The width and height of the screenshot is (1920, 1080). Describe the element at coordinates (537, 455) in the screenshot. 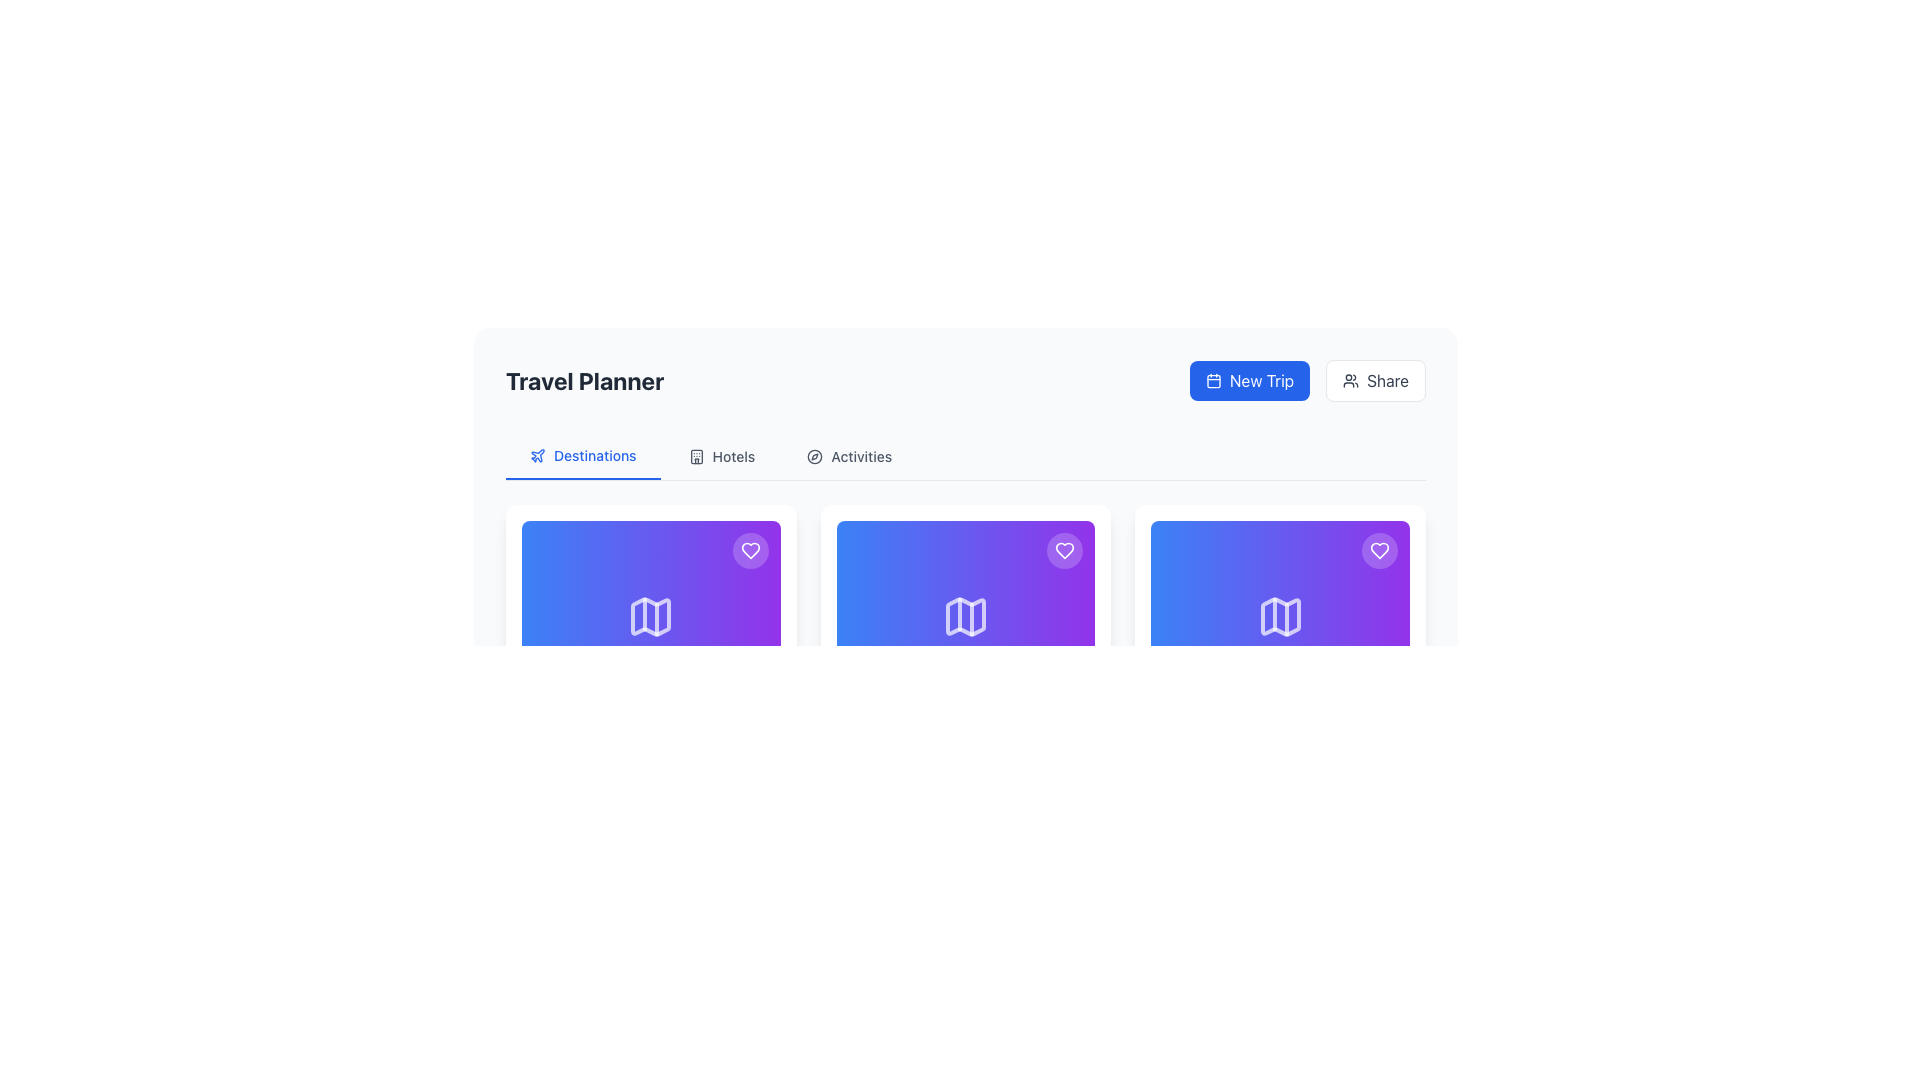

I see `the 'Destinations' navigation tab icon, located to the left of the text label 'Destinations' within the navigation bar` at that location.